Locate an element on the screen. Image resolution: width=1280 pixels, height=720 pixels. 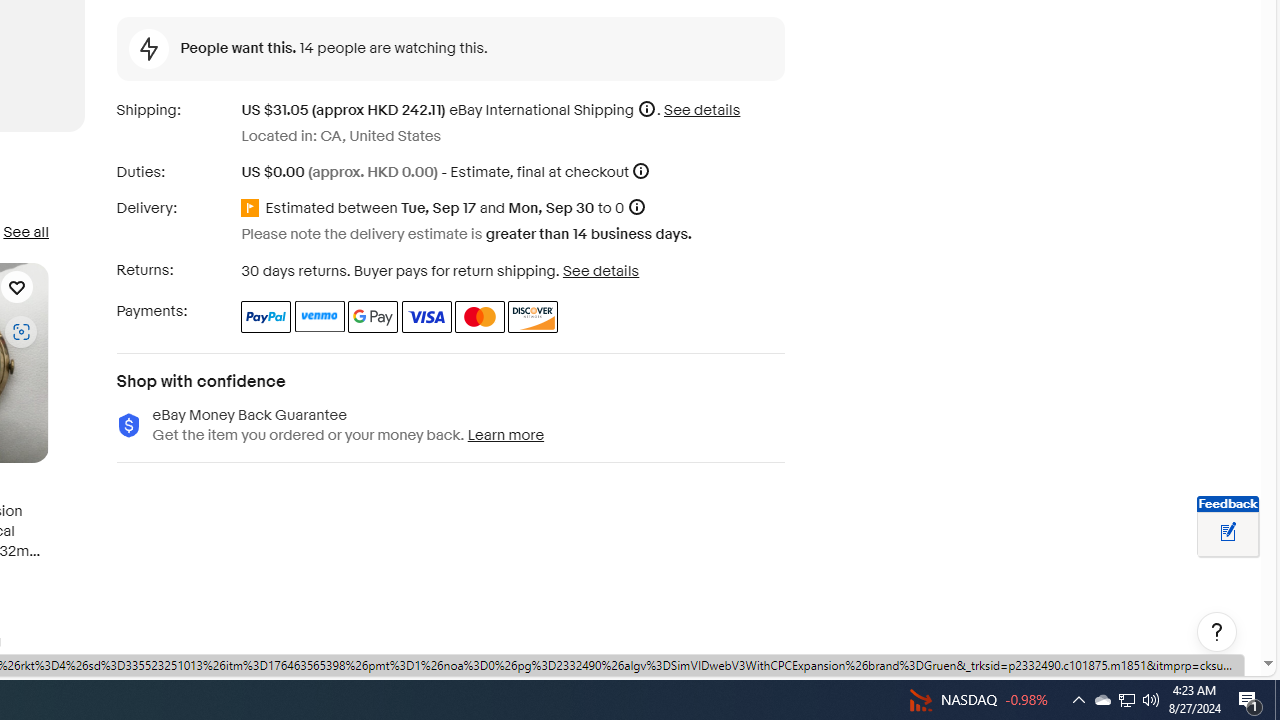
'Help, opens dialogs' is located at coordinates (1216, 632).